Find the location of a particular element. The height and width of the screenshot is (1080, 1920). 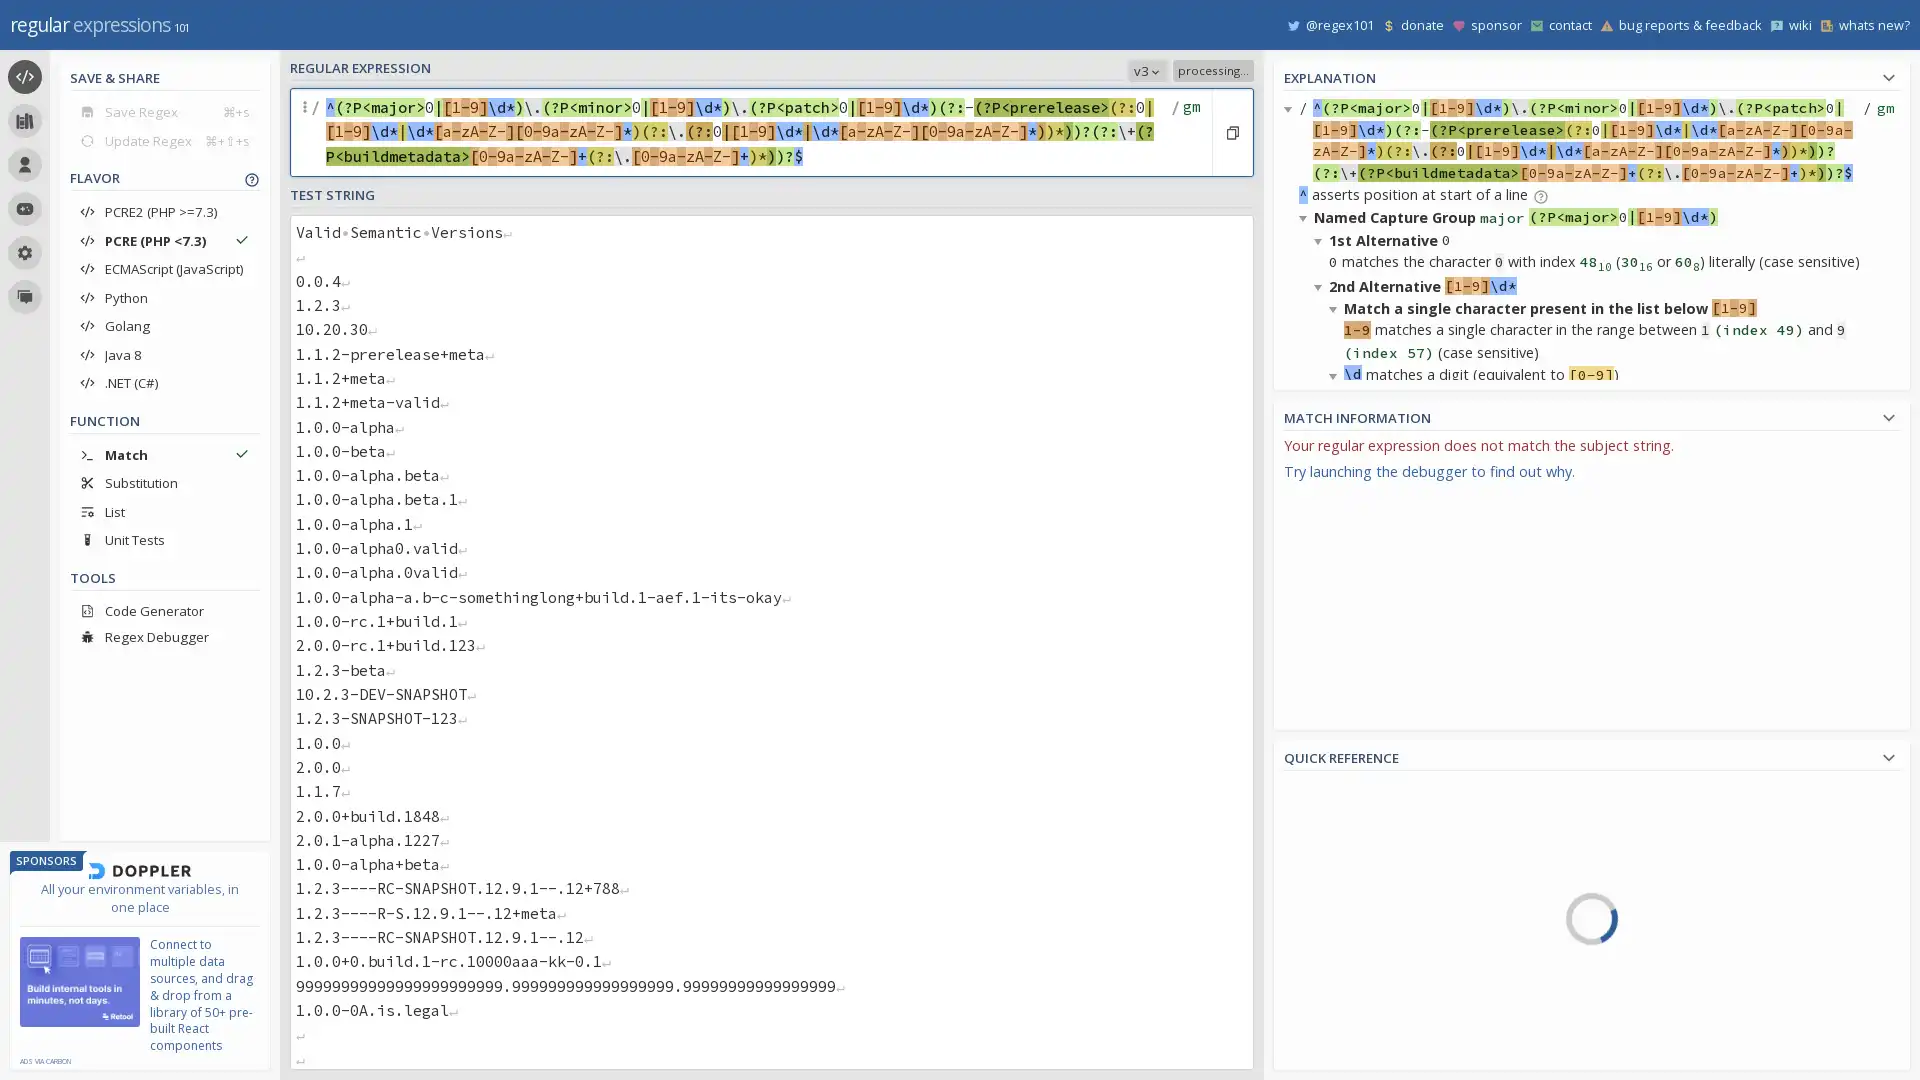

Collapse Subtree is located at coordinates (1321, 739).